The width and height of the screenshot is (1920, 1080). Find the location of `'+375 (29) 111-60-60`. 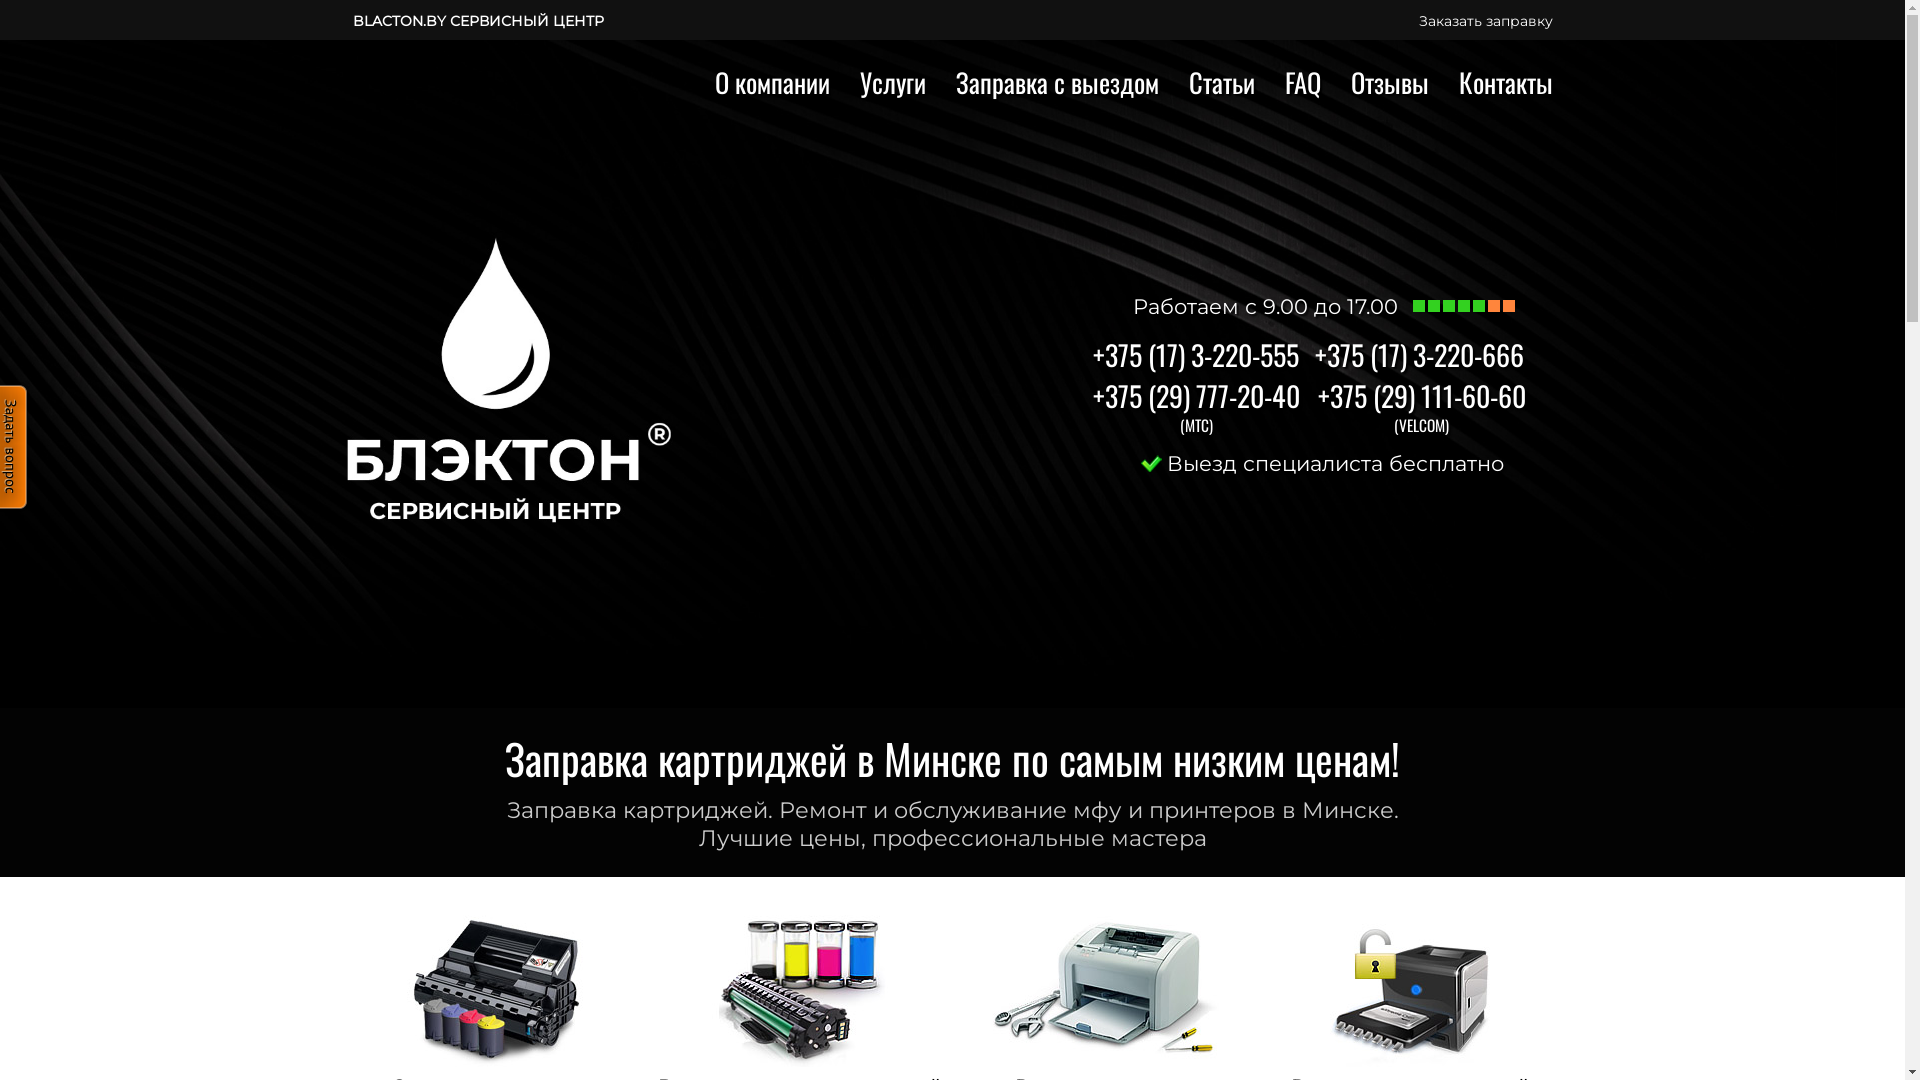

'+375 (29) 111-60-60 is located at coordinates (1420, 395).